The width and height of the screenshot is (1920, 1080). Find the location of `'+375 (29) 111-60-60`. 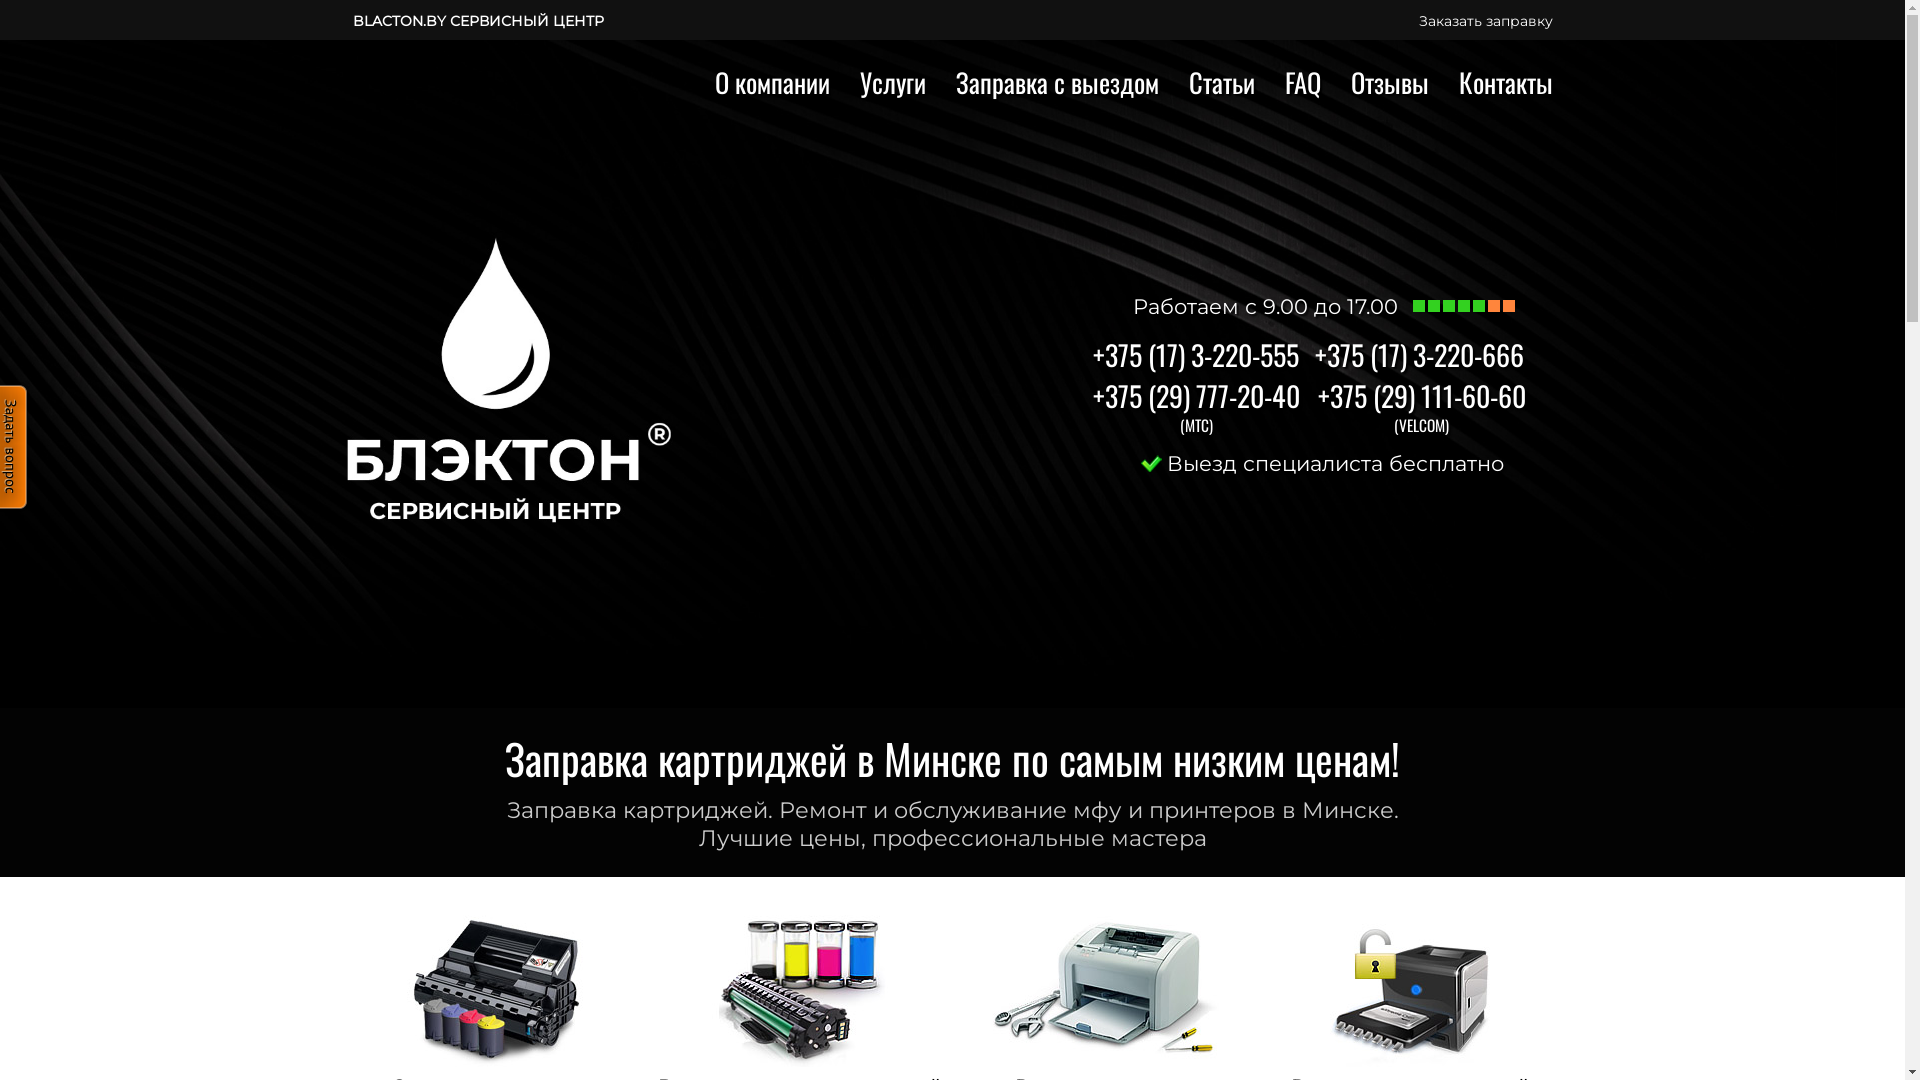

'+375 (29) 111-60-60 is located at coordinates (1420, 395).